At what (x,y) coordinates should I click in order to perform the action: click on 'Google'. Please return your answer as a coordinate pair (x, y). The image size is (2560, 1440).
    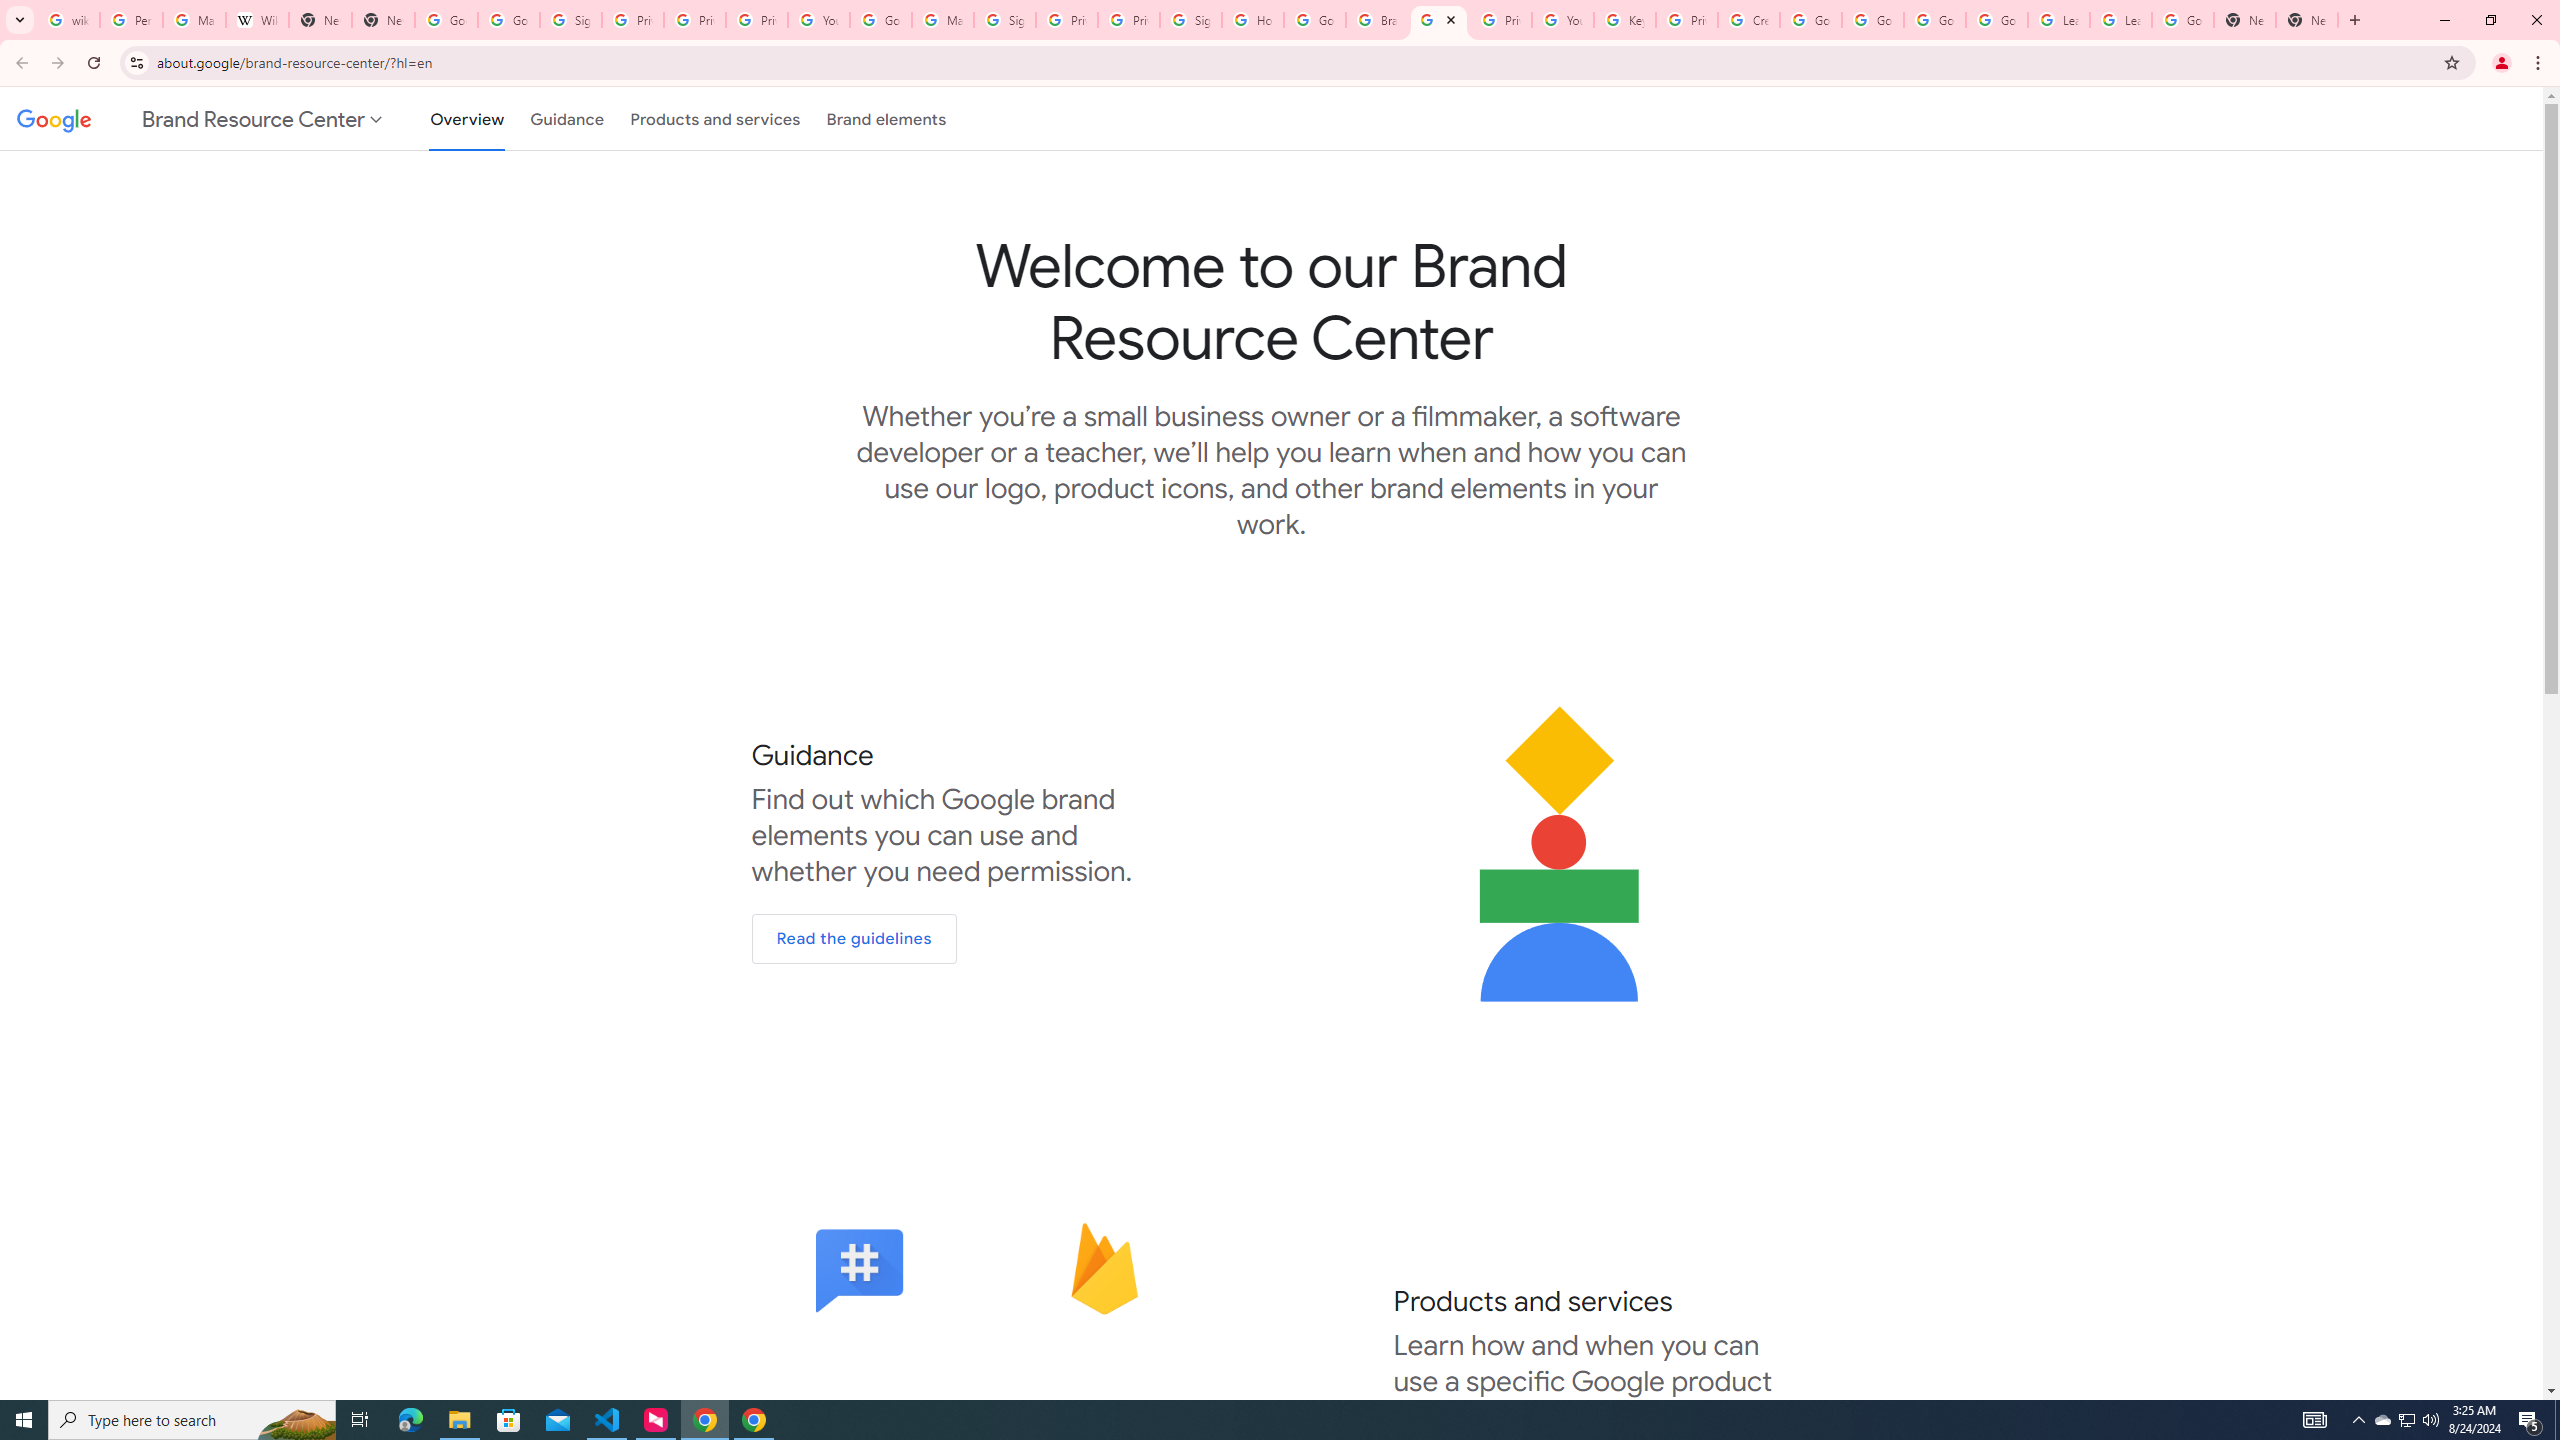
    Looking at the image, I should click on (48, 118).